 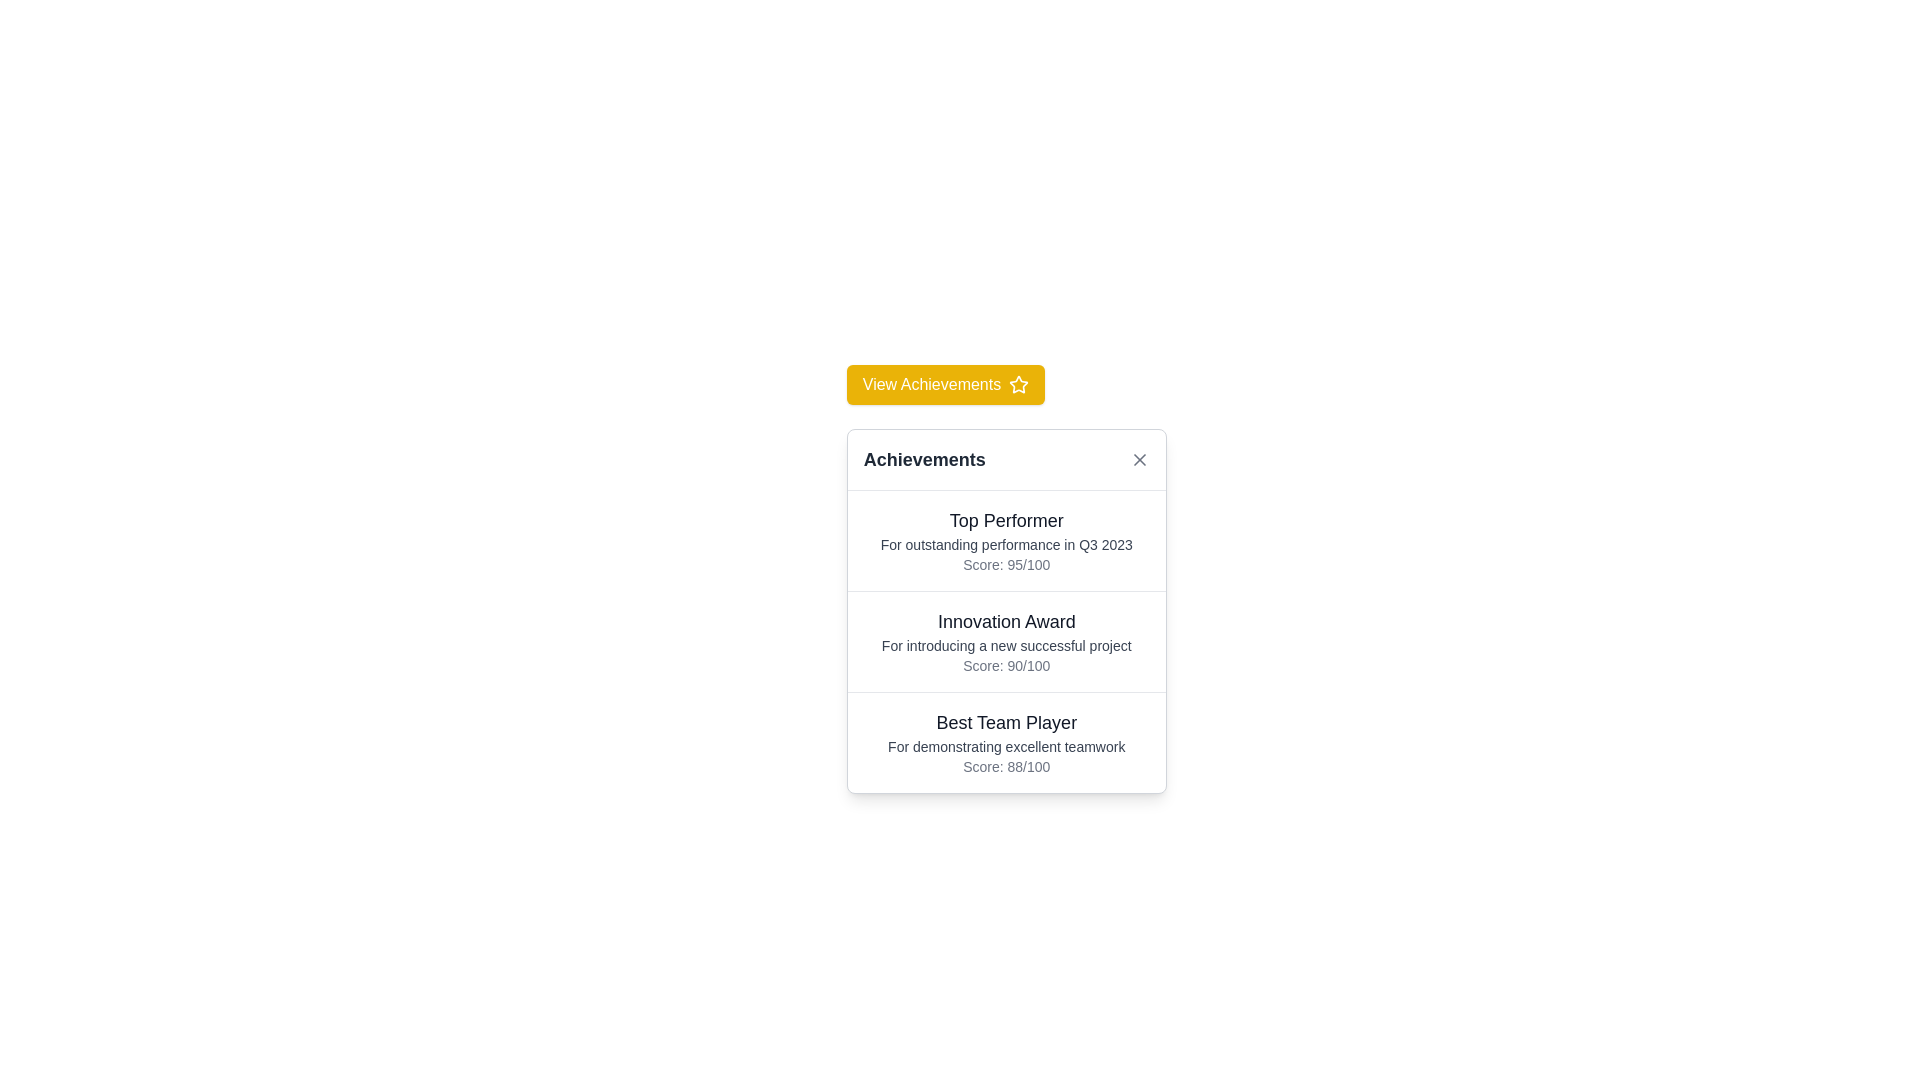 I want to click on descriptive text element that provides additional information related to the 'Best Team Player' award, located between the title and the score summary in the modal dialog, so click(x=1006, y=747).